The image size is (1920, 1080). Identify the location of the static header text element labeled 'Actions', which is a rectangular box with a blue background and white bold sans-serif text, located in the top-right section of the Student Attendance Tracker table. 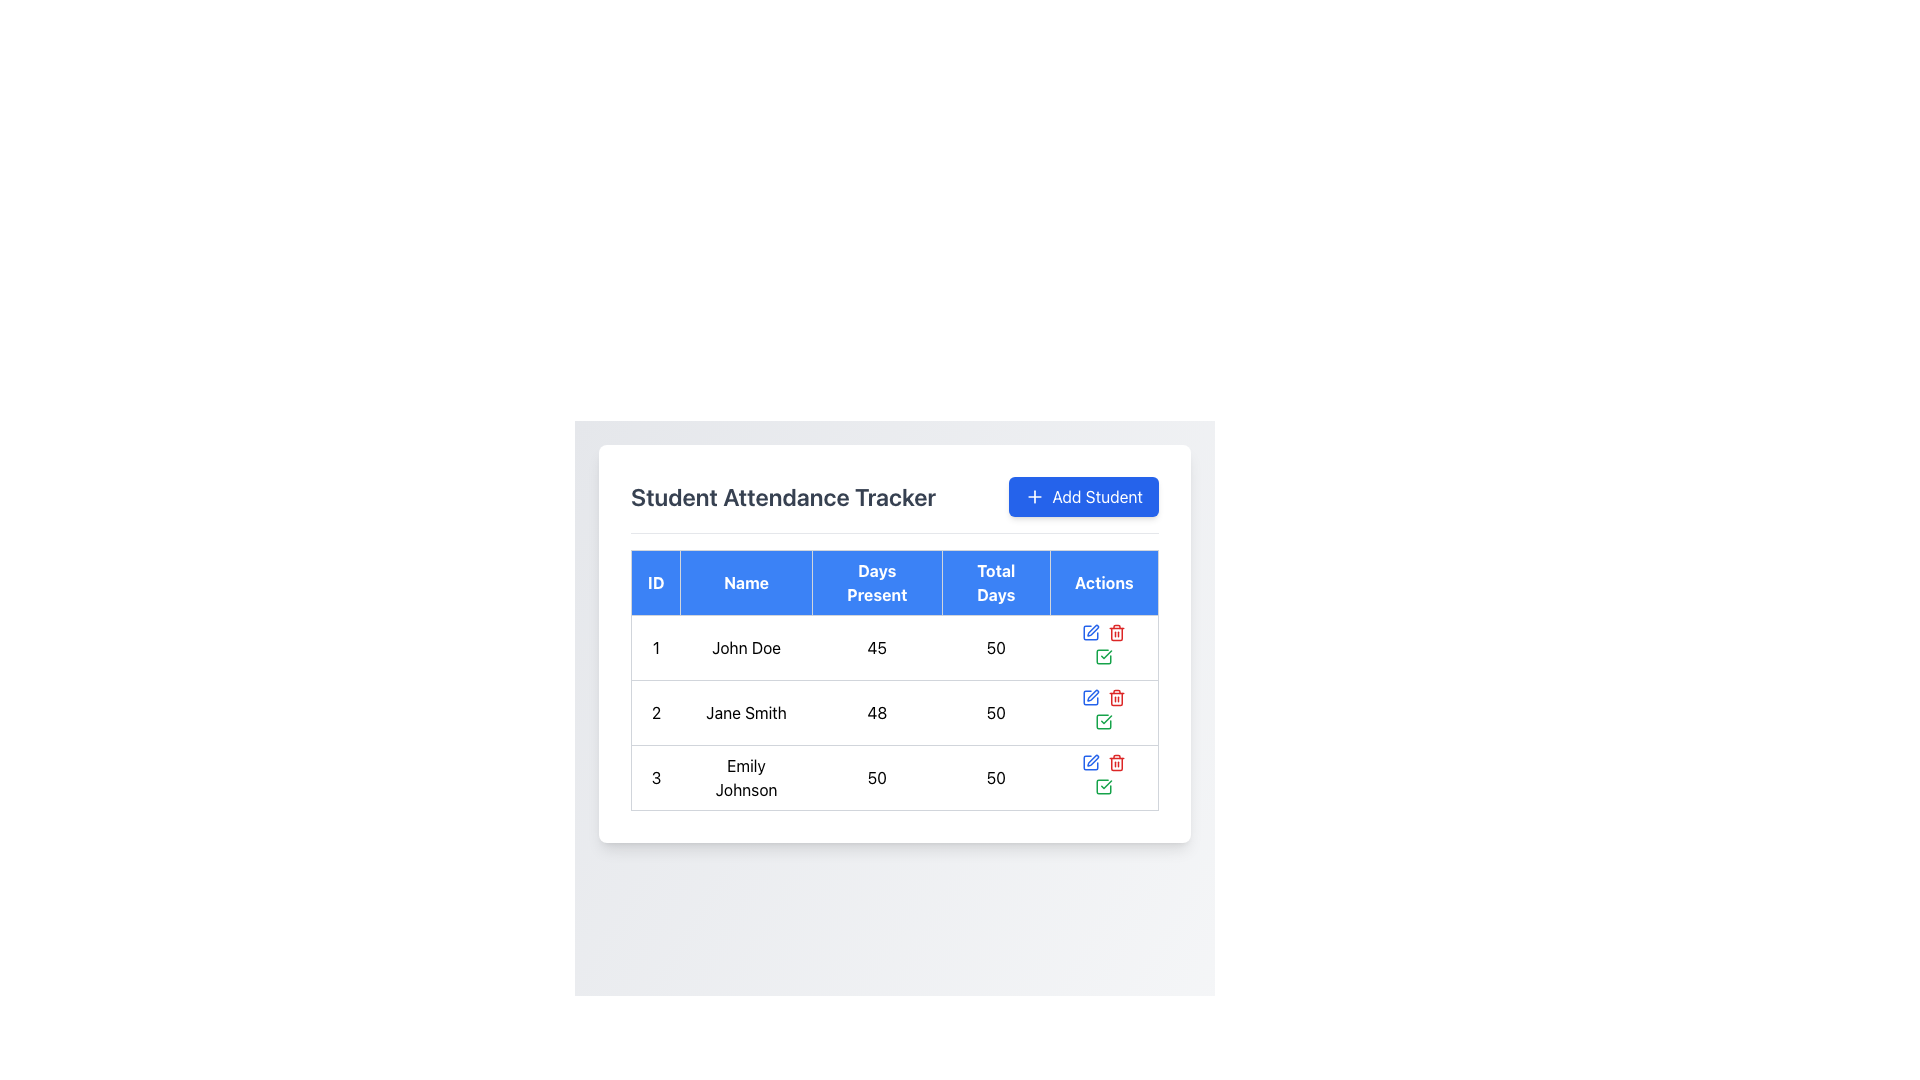
(1103, 582).